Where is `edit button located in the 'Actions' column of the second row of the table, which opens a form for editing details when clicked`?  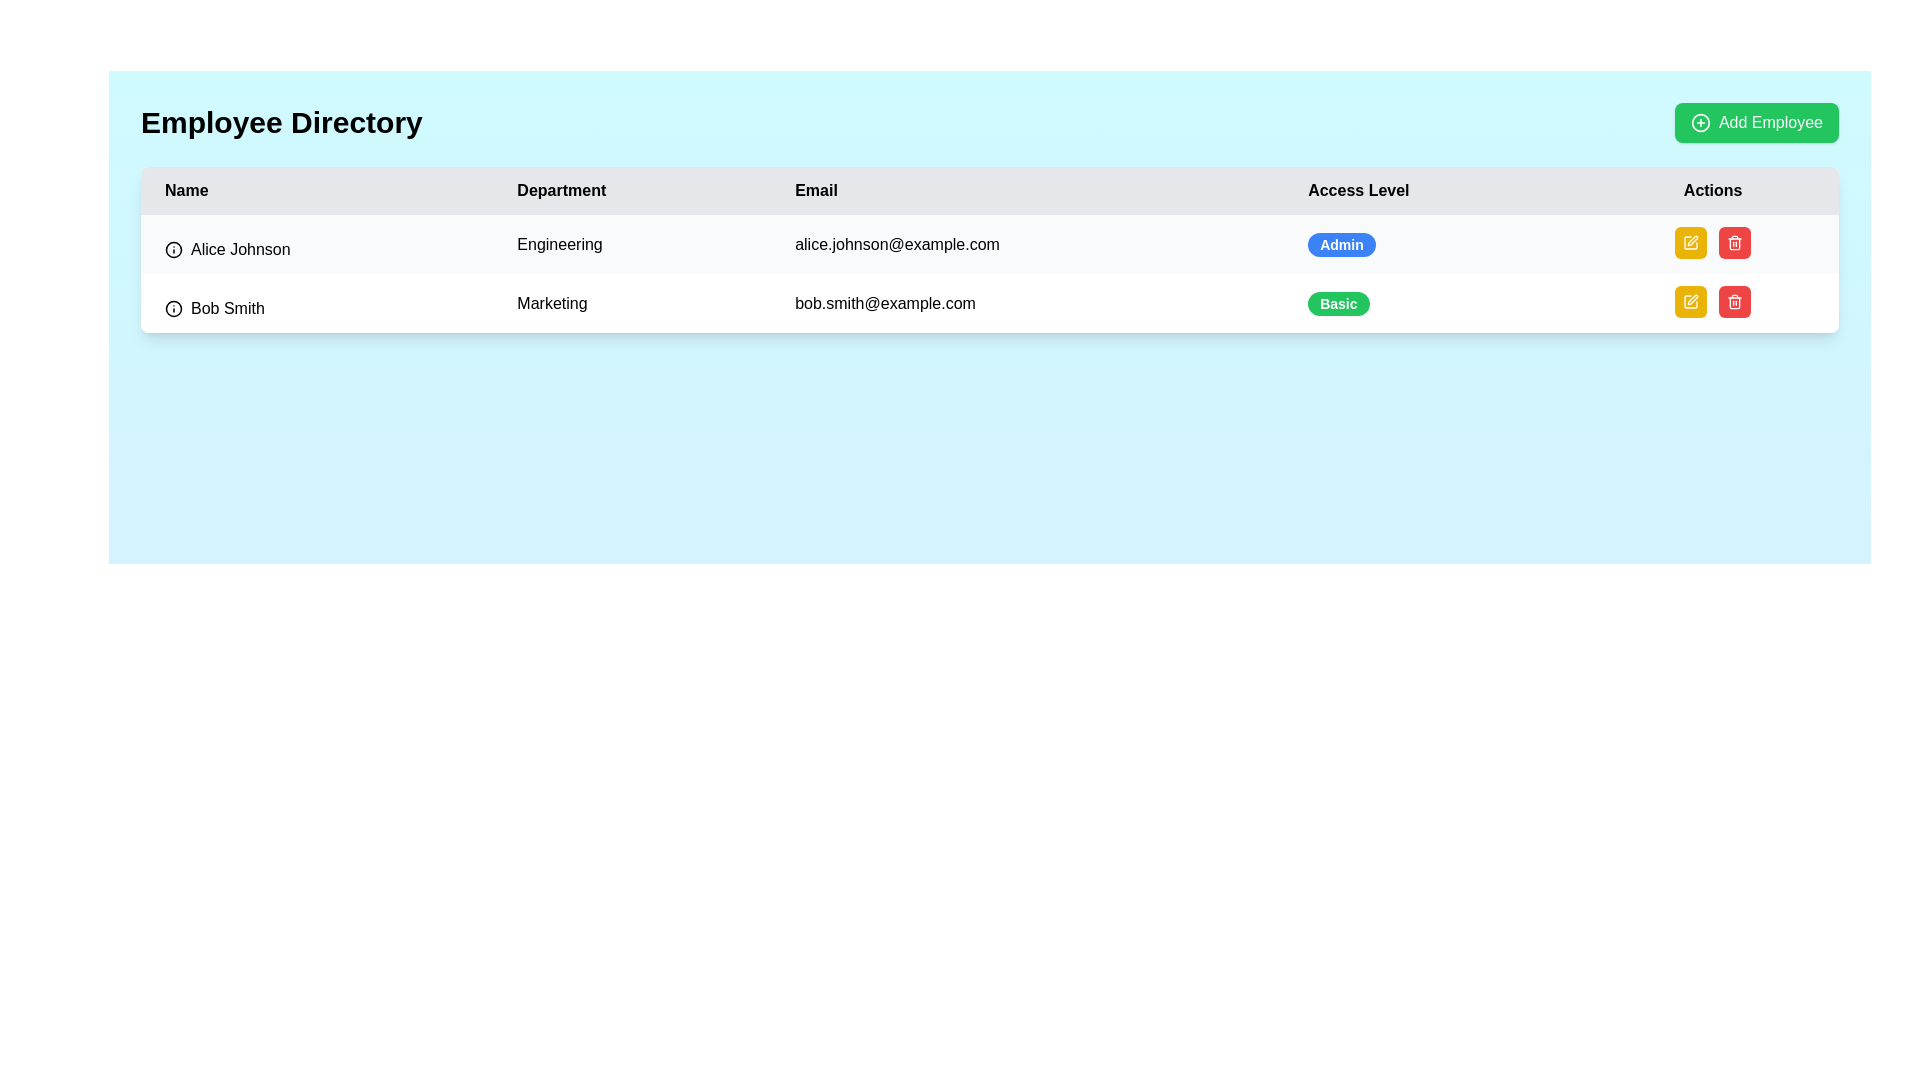 edit button located in the 'Actions' column of the second row of the table, which opens a form for editing details when clicked is located at coordinates (1690, 242).